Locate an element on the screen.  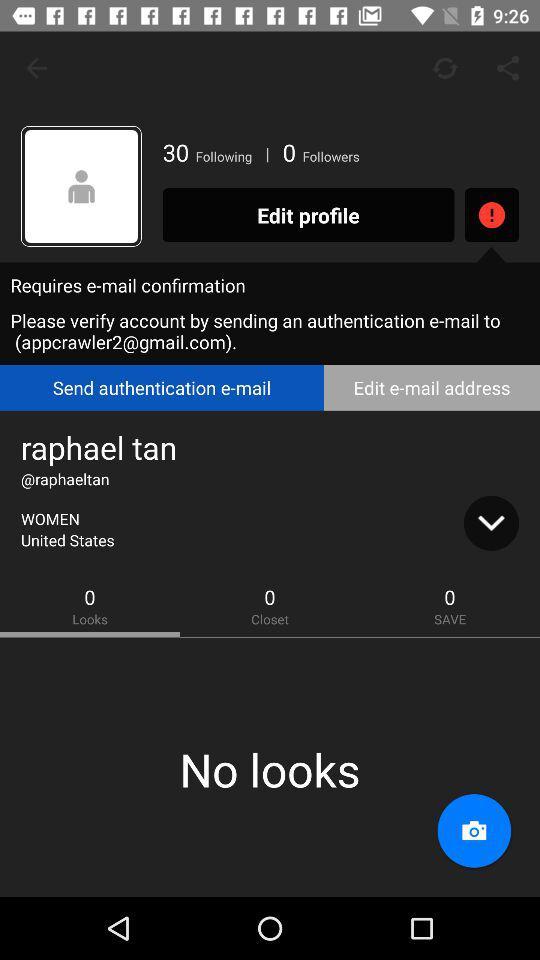
the icon next to the 30 icon is located at coordinates (80, 186).